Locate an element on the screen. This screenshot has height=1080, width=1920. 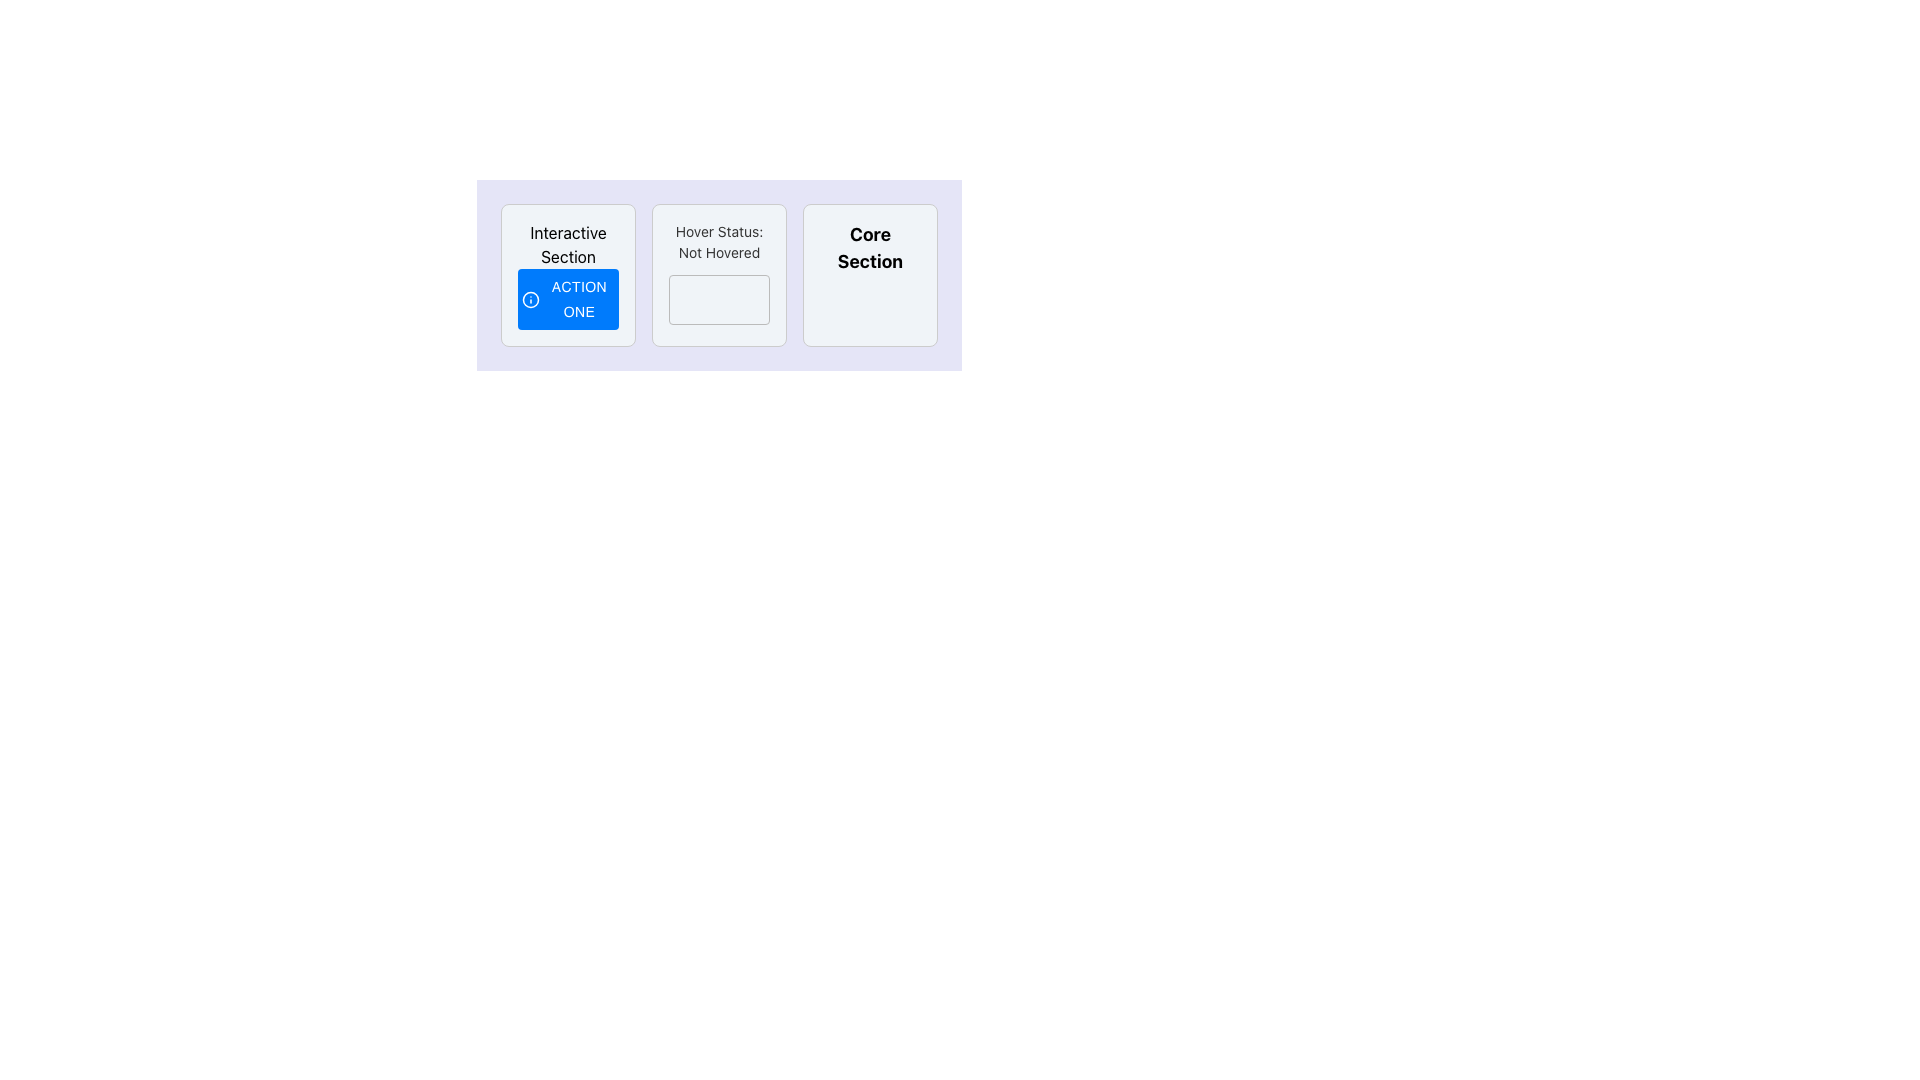
the informational text label that serves as a heading, positioned above the 'Action One' button is located at coordinates (567, 244).